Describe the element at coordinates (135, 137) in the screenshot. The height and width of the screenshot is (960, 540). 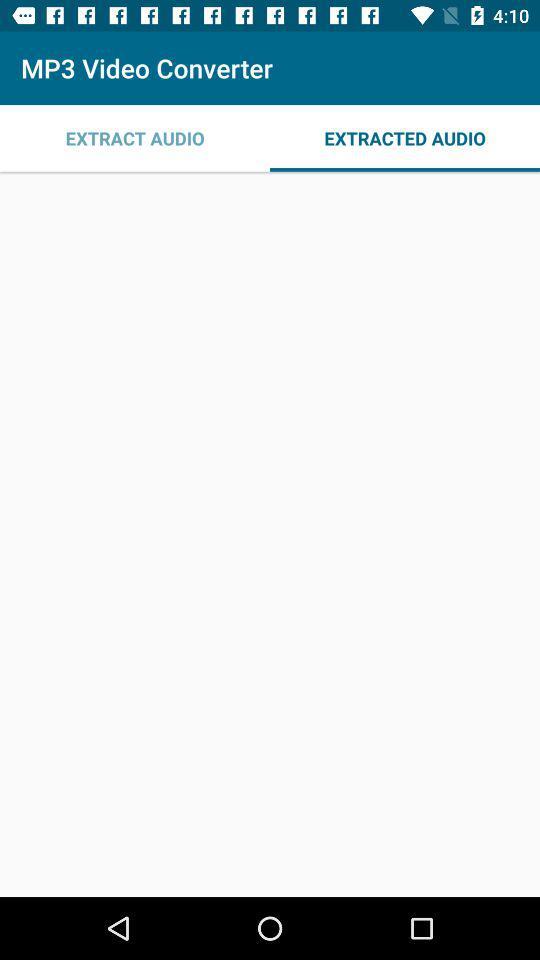
I see `icon next to extracted audio item` at that location.